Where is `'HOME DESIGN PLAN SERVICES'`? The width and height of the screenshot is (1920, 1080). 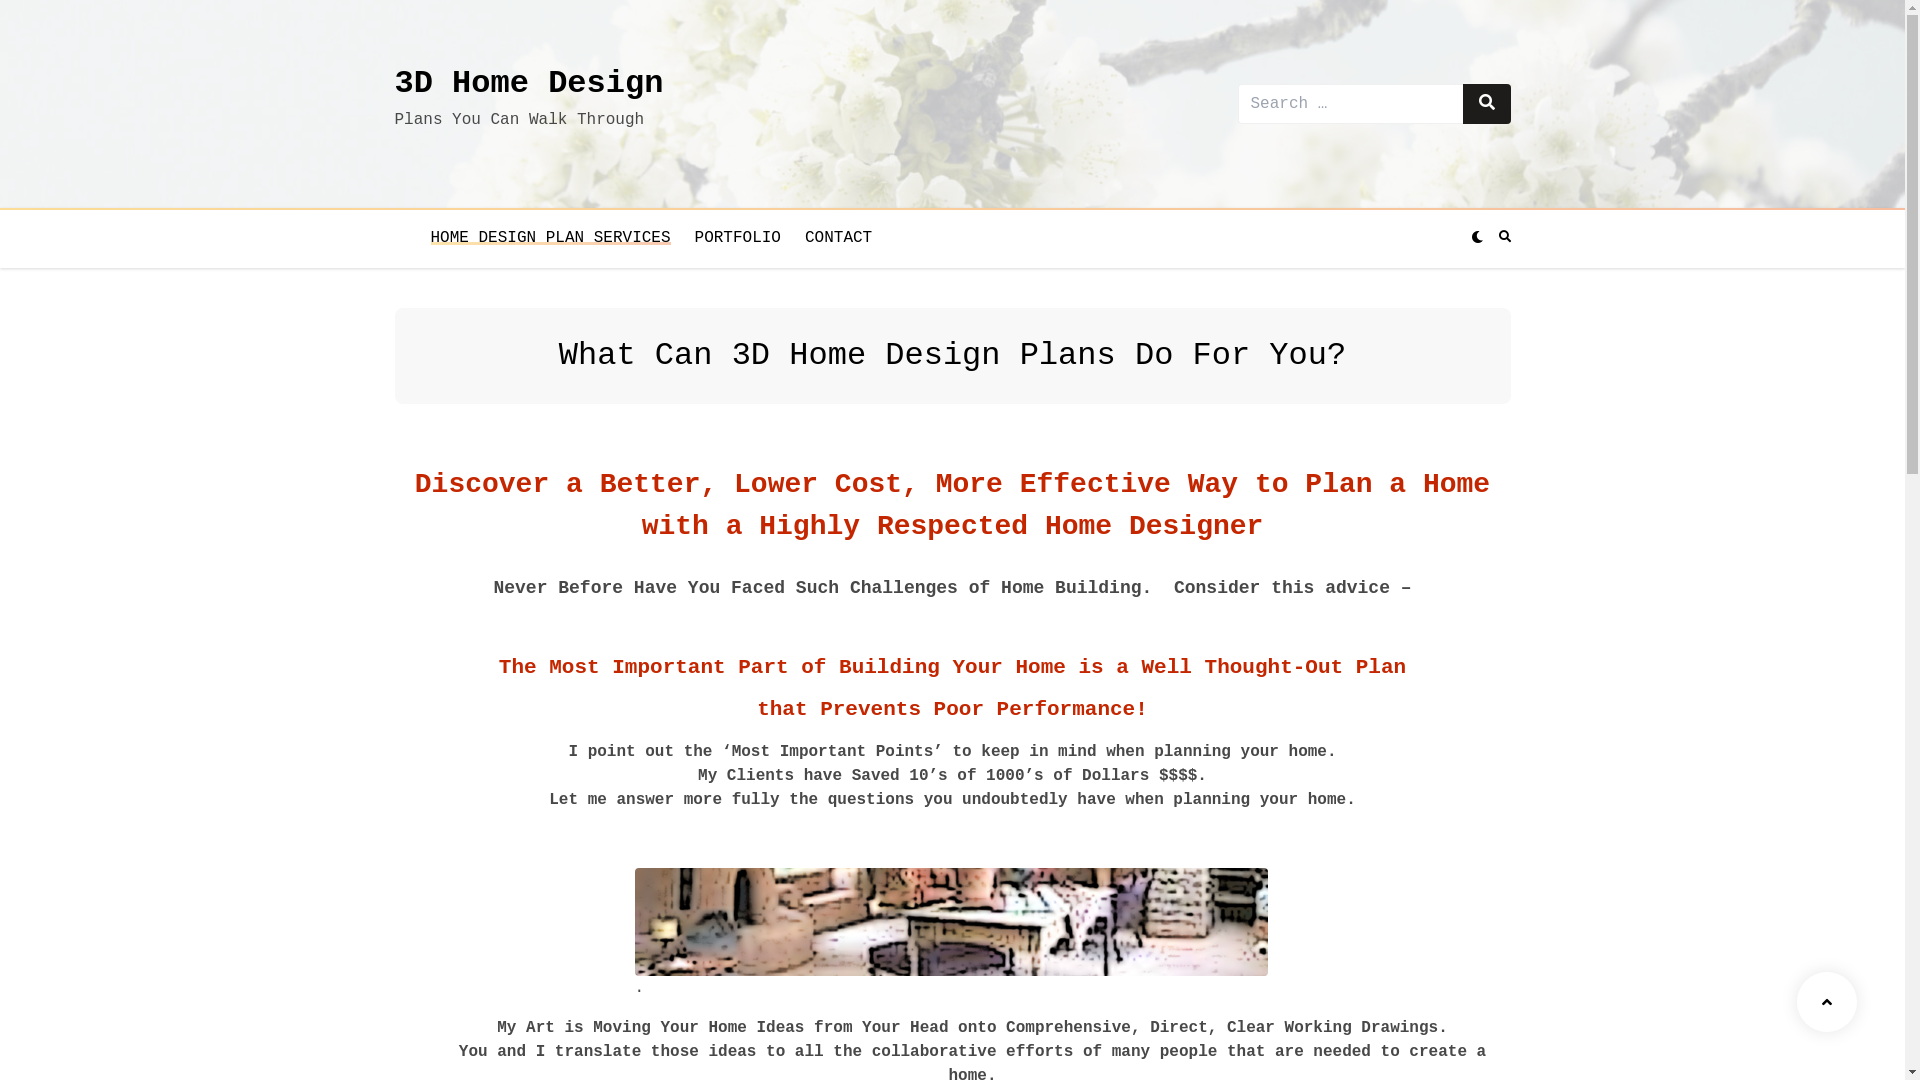 'HOME DESIGN PLAN SERVICES' is located at coordinates (550, 237).